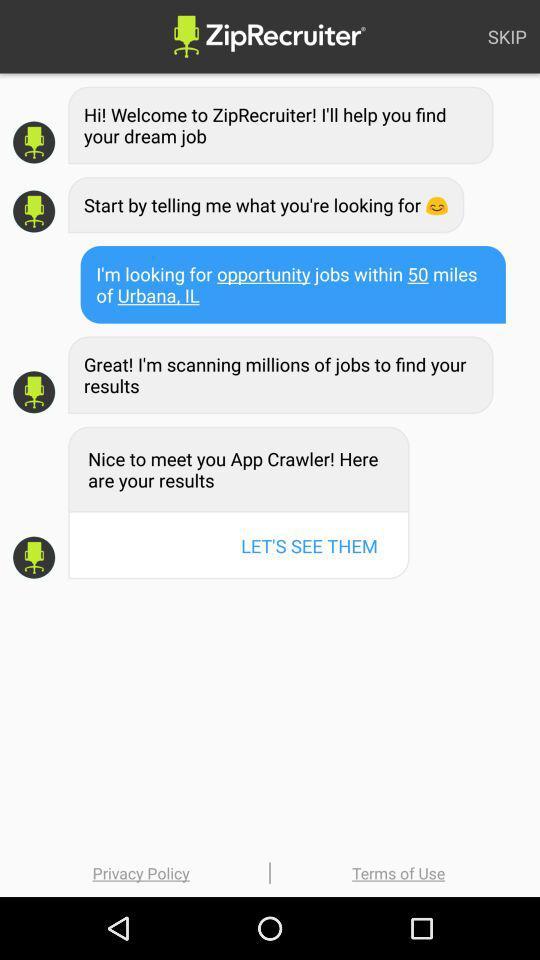 This screenshot has width=540, height=960. Describe the element at coordinates (309, 545) in the screenshot. I see `the let s see icon` at that location.